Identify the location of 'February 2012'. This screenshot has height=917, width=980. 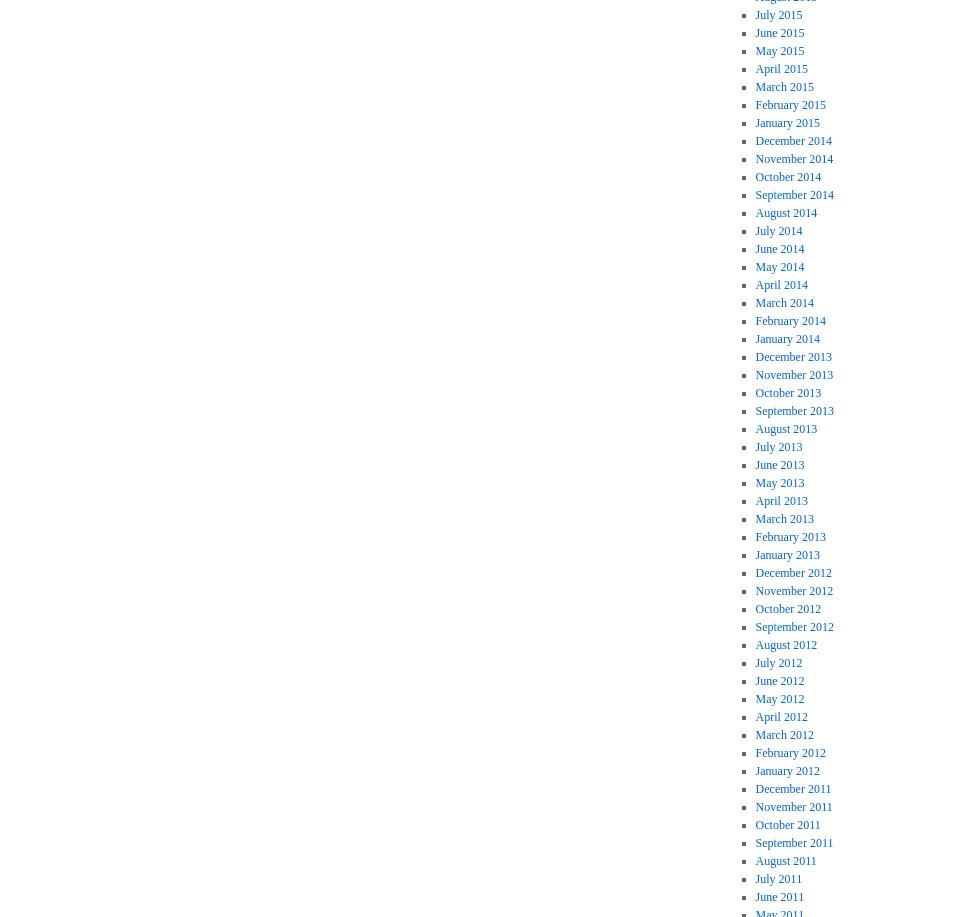
(754, 752).